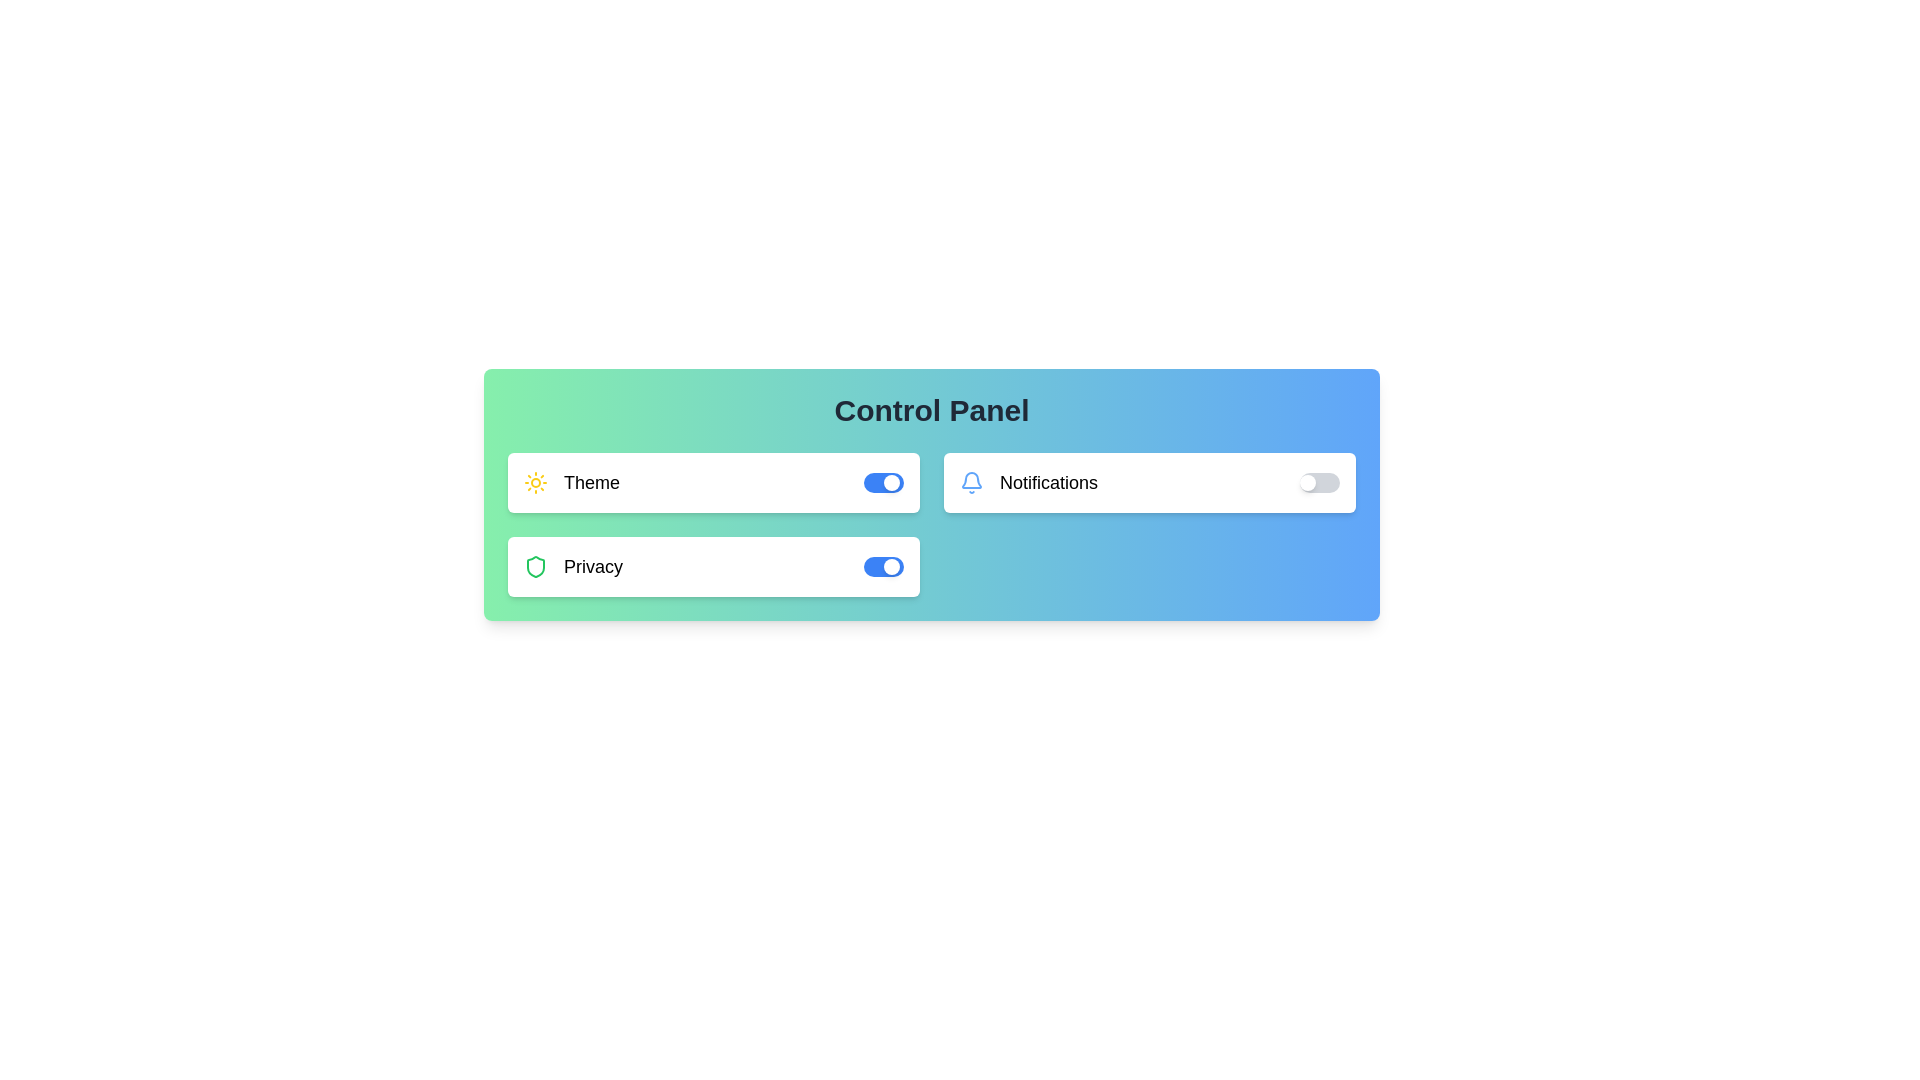 This screenshot has height=1080, width=1920. Describe the element at coordinates (1320, 482) in the screenshot. I see `the notifications switch to toggle its state` at that location.